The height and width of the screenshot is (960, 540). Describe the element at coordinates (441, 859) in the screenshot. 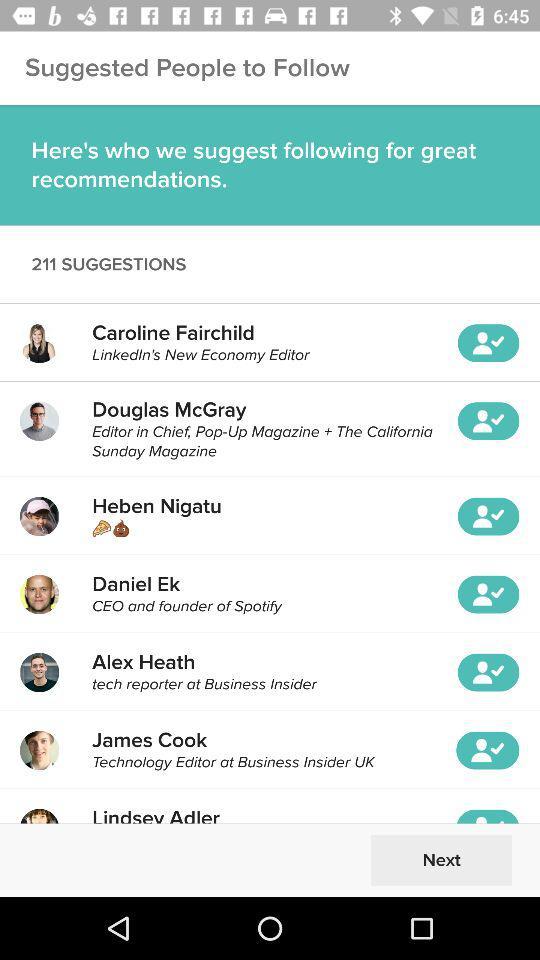

I see `the next icon` at that location.